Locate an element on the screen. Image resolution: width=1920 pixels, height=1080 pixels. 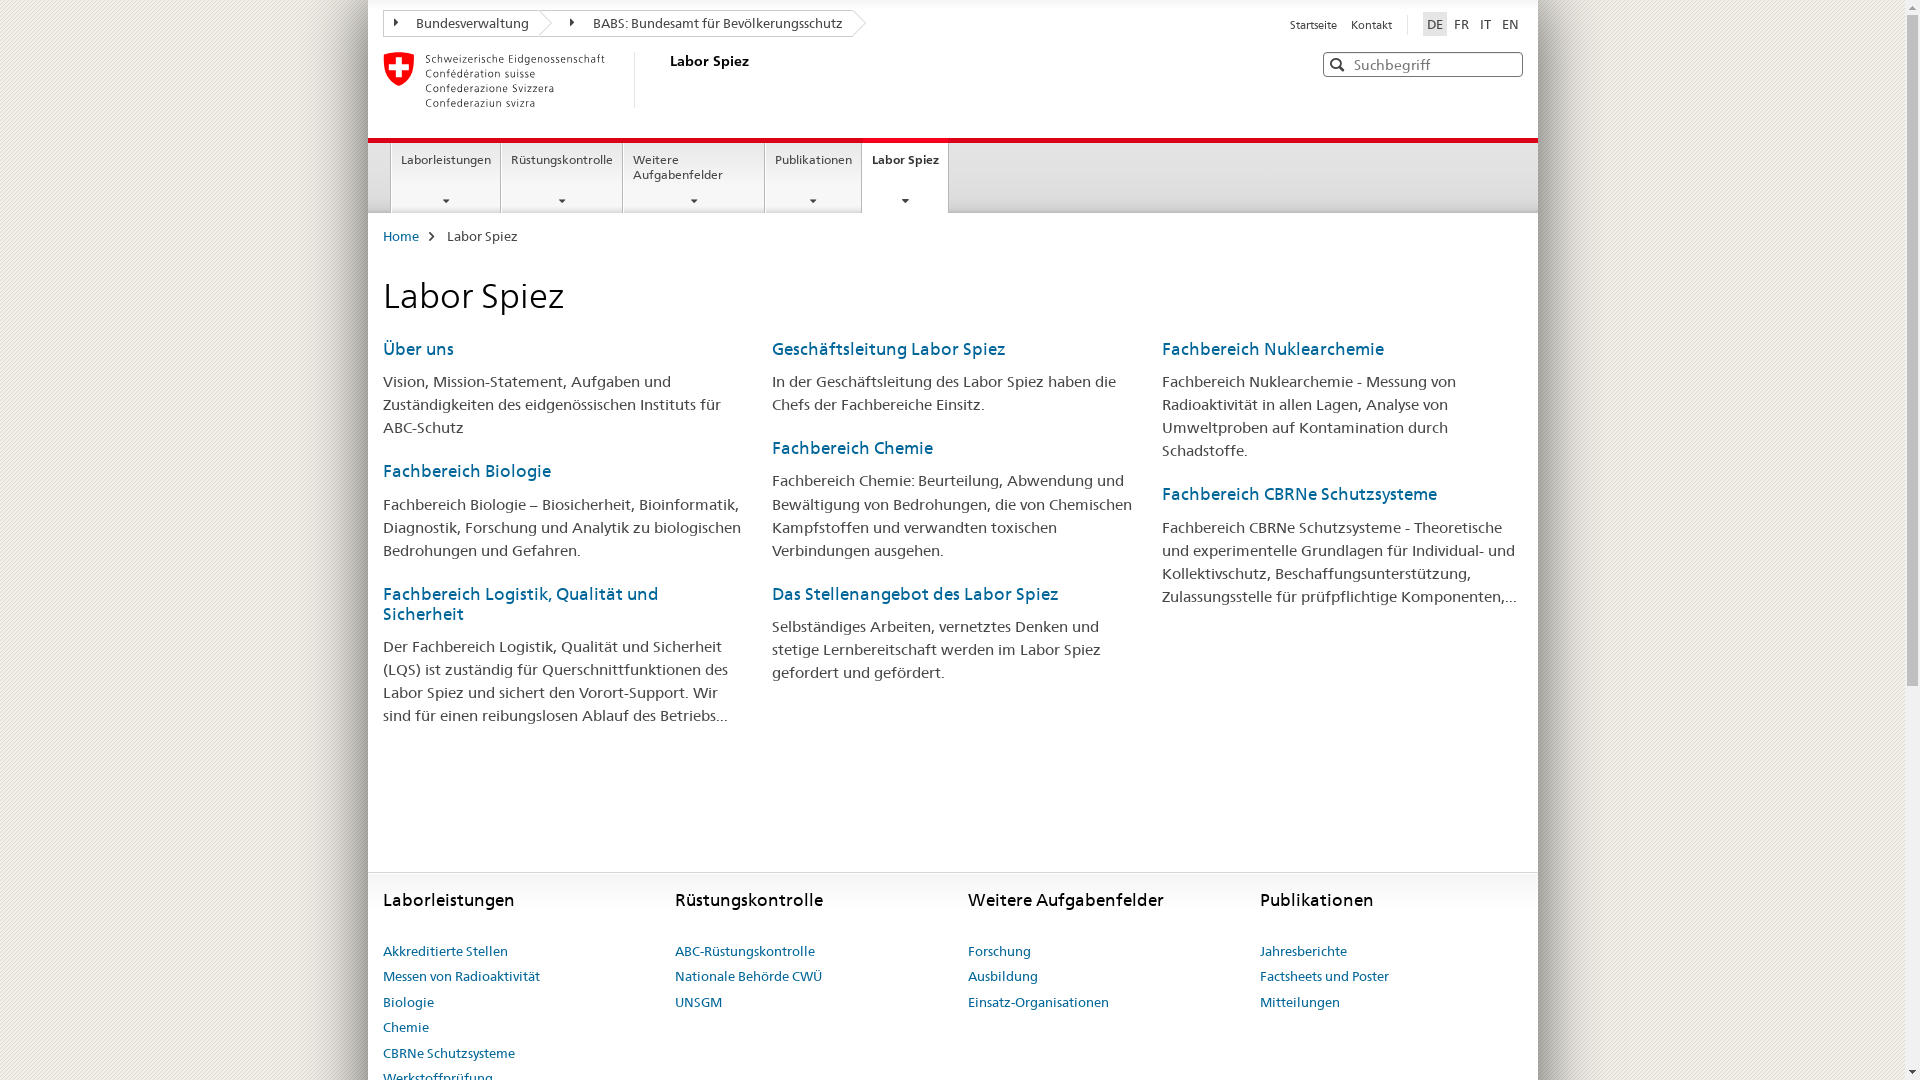
'Das Stellenangebot des Labor Spiez' is located at coordinates (914, 593).